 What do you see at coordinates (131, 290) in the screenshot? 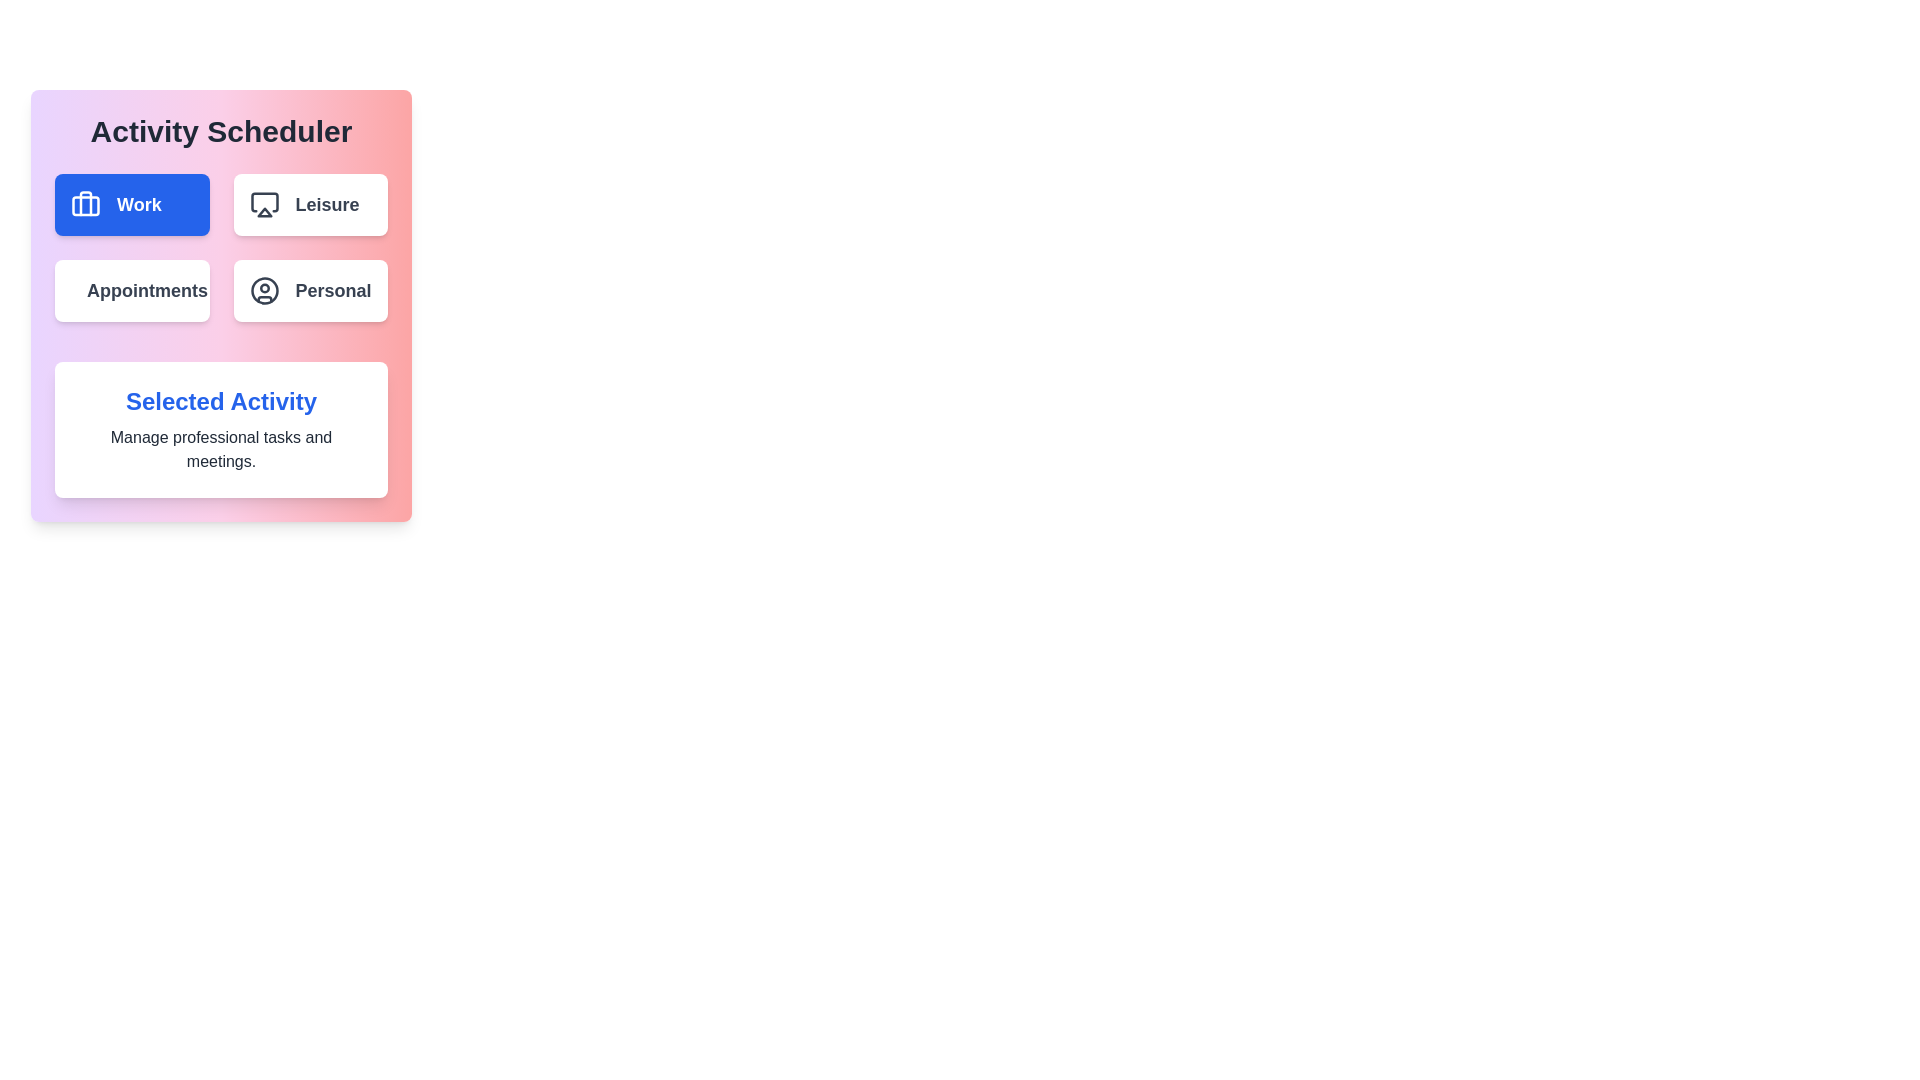
I see `the 'Appointments' button located in the bottom left quadrant of the application, beneath the 'Work' button and left of the 'Personal' button` at bounding box center [131, 290].